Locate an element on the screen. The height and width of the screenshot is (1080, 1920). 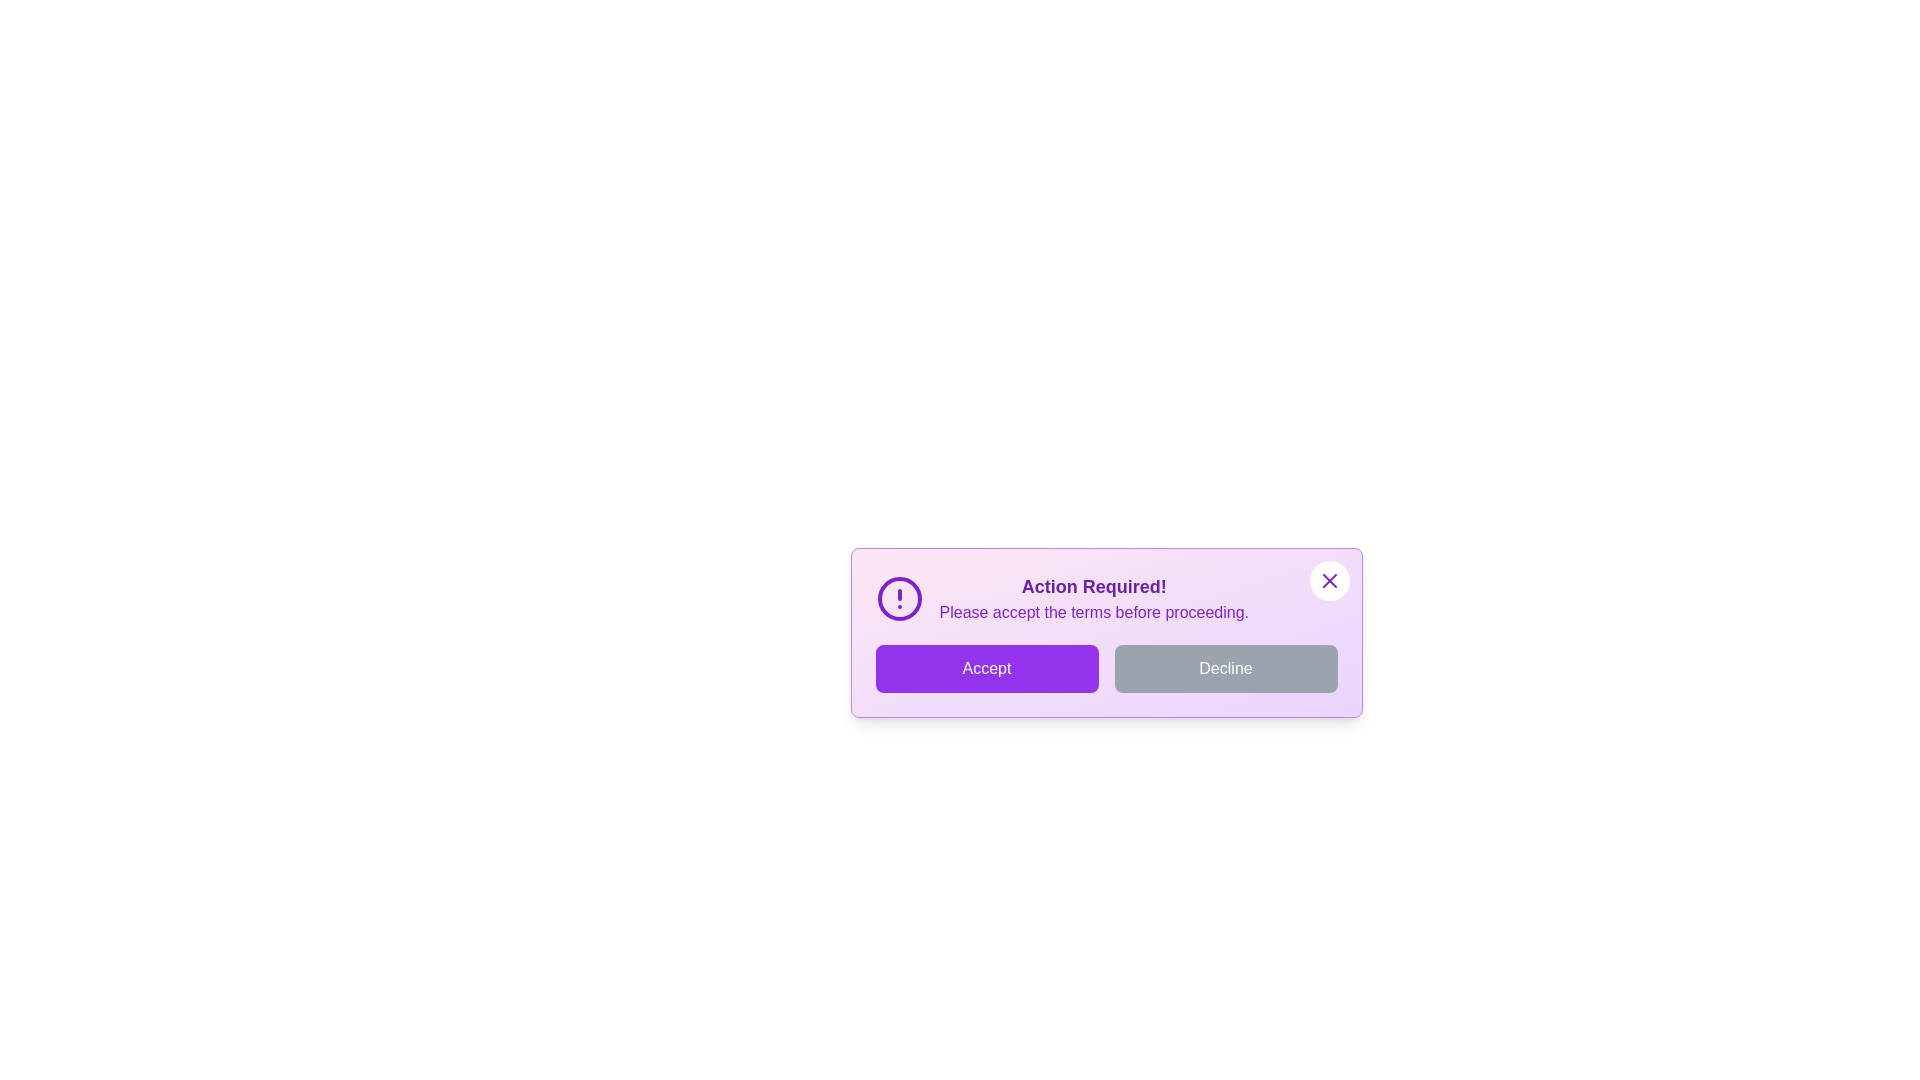
the close button in the top-right corner of the alert box is located at coordinates (1329, 581).